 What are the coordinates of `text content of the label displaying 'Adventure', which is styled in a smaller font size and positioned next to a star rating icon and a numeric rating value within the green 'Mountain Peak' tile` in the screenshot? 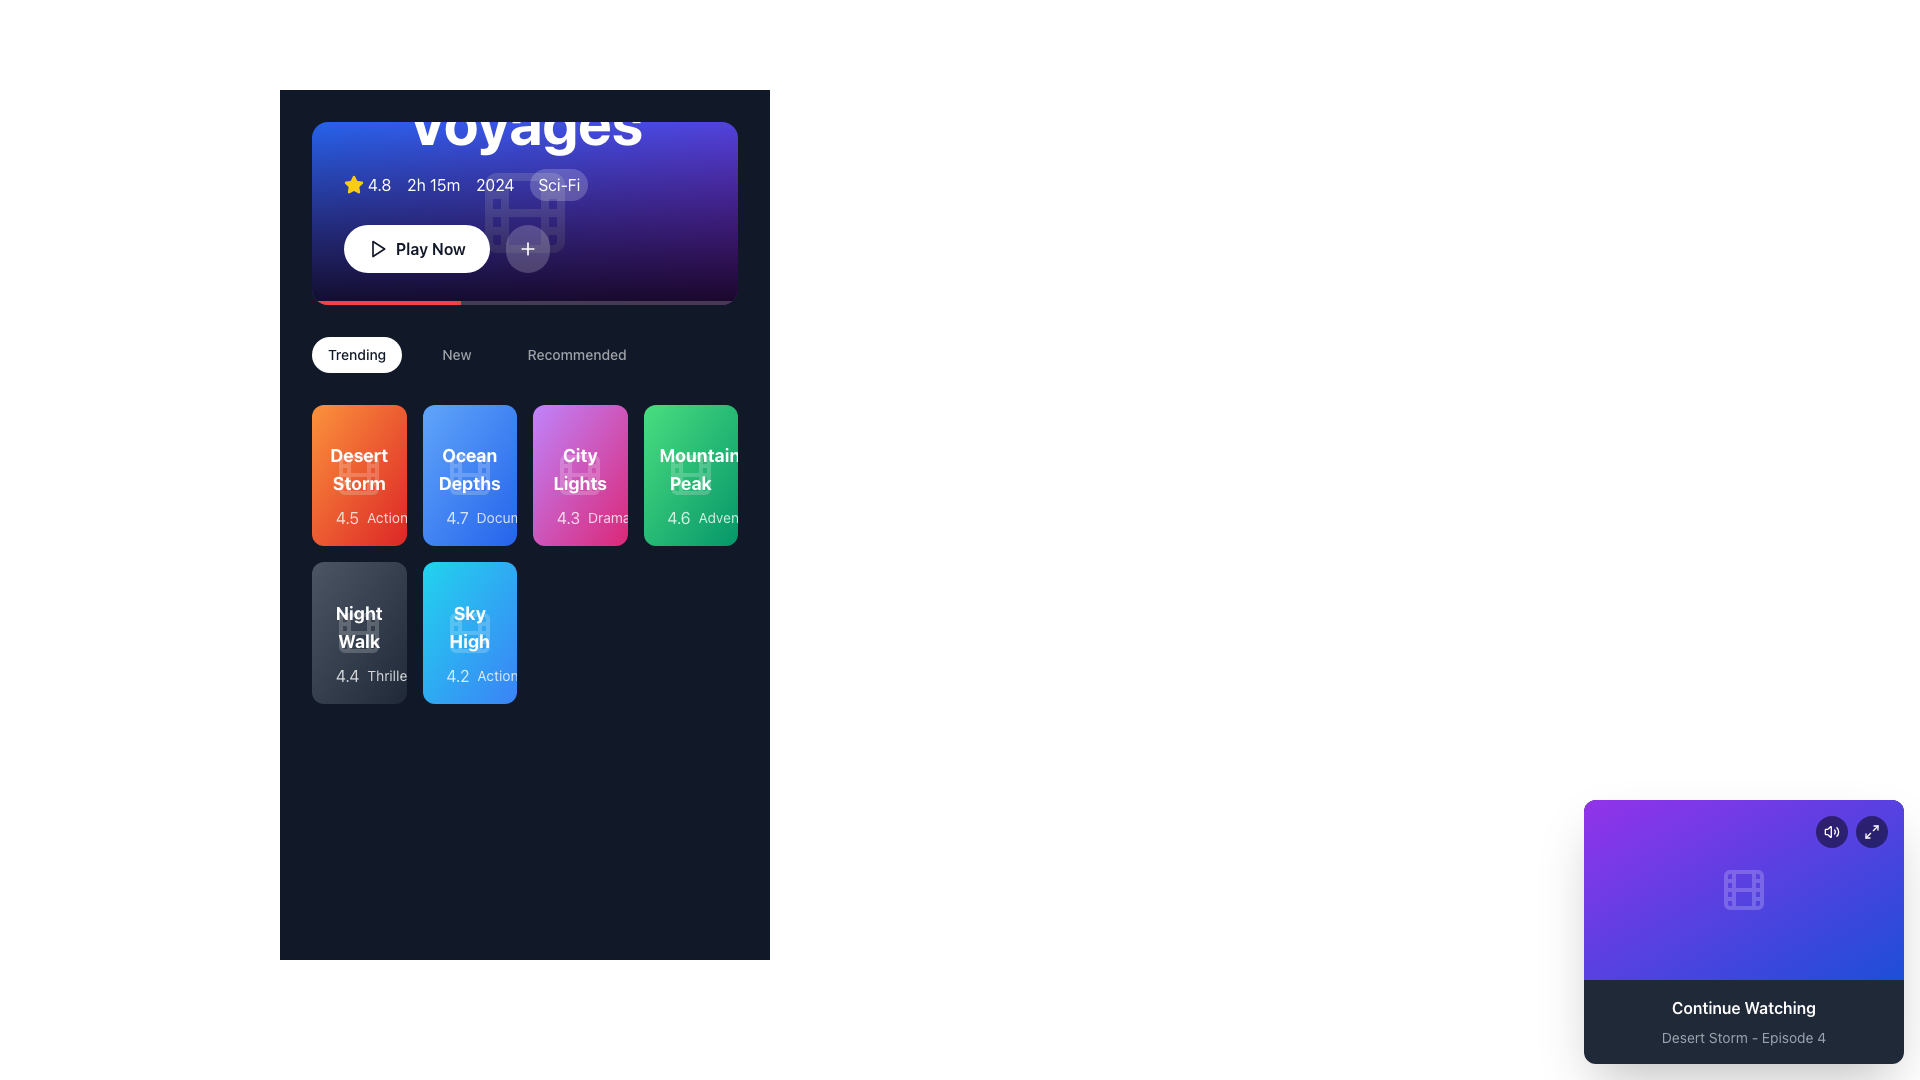 It's located at (730, 517).